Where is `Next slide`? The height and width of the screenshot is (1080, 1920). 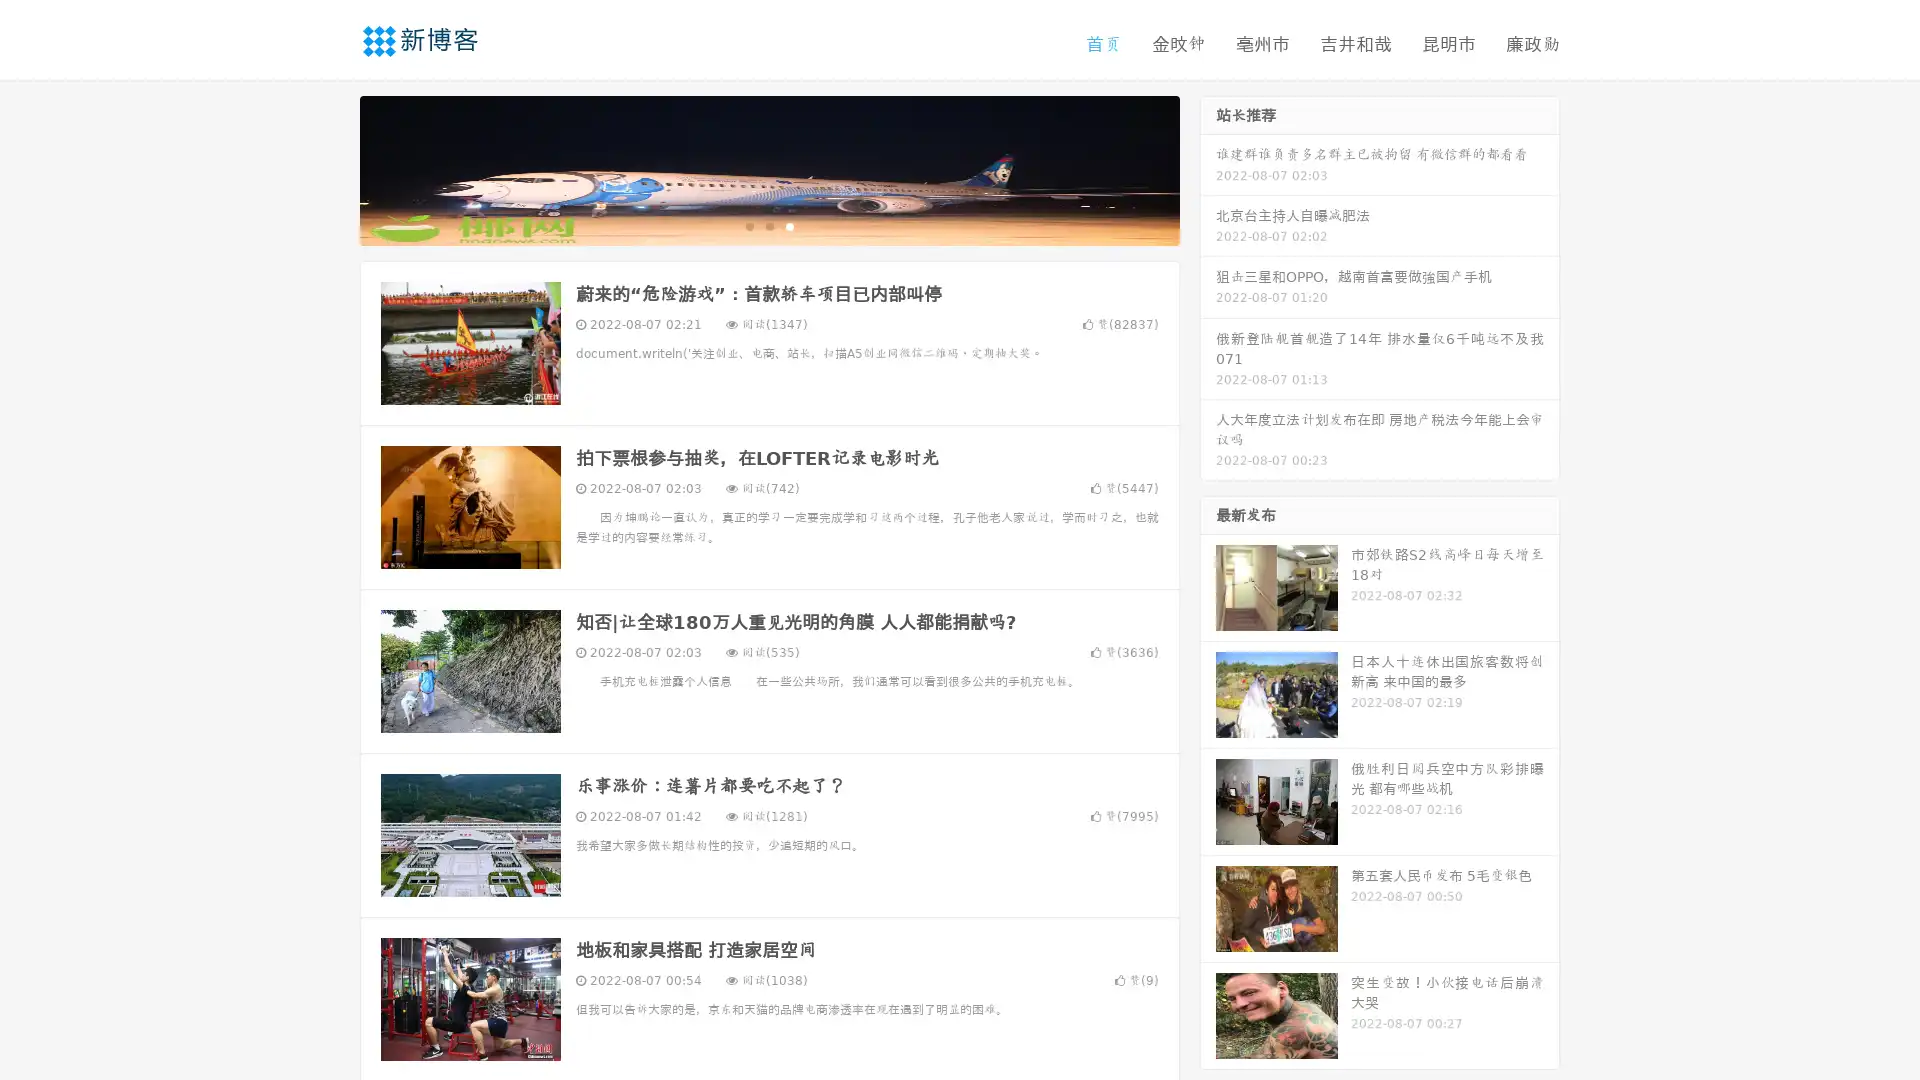 Next slide is located at coordinates (1208, 168).